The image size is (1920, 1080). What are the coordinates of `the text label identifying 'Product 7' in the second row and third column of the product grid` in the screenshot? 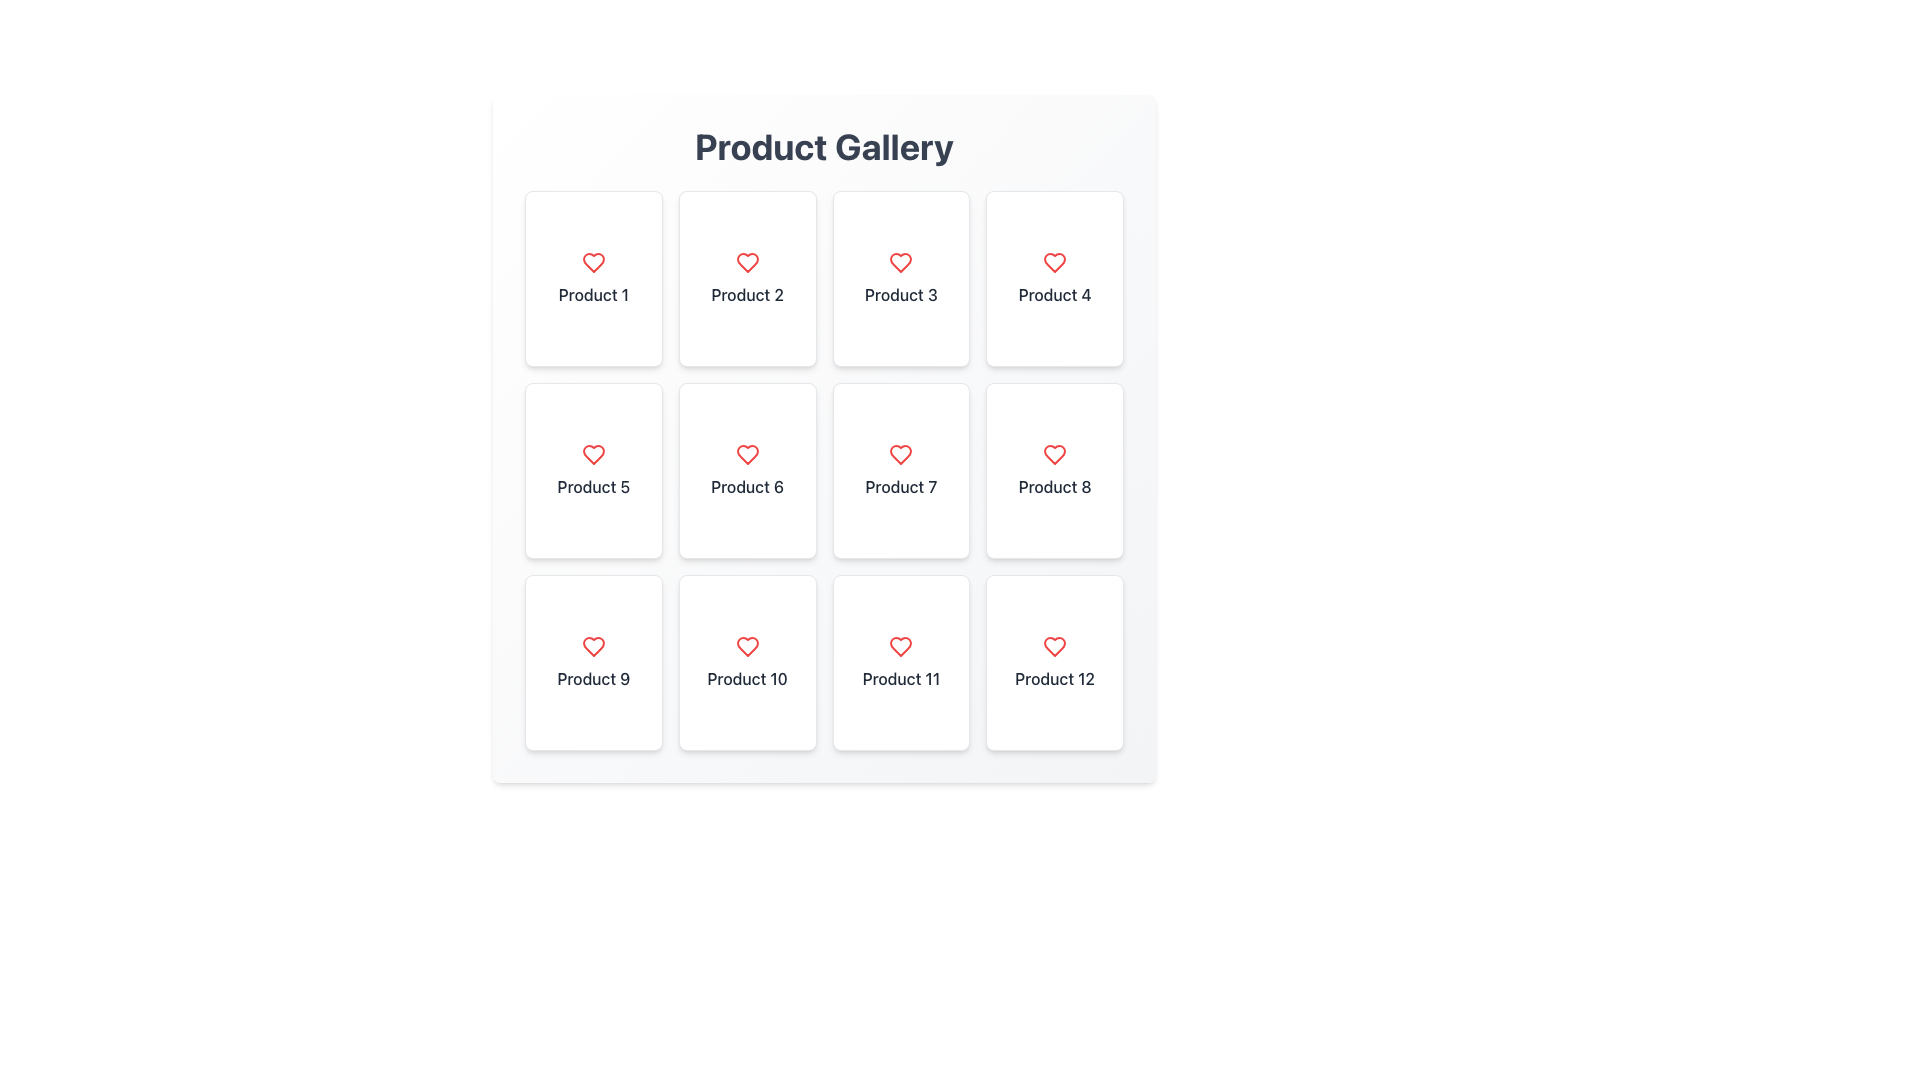 It's located at (900, 486).